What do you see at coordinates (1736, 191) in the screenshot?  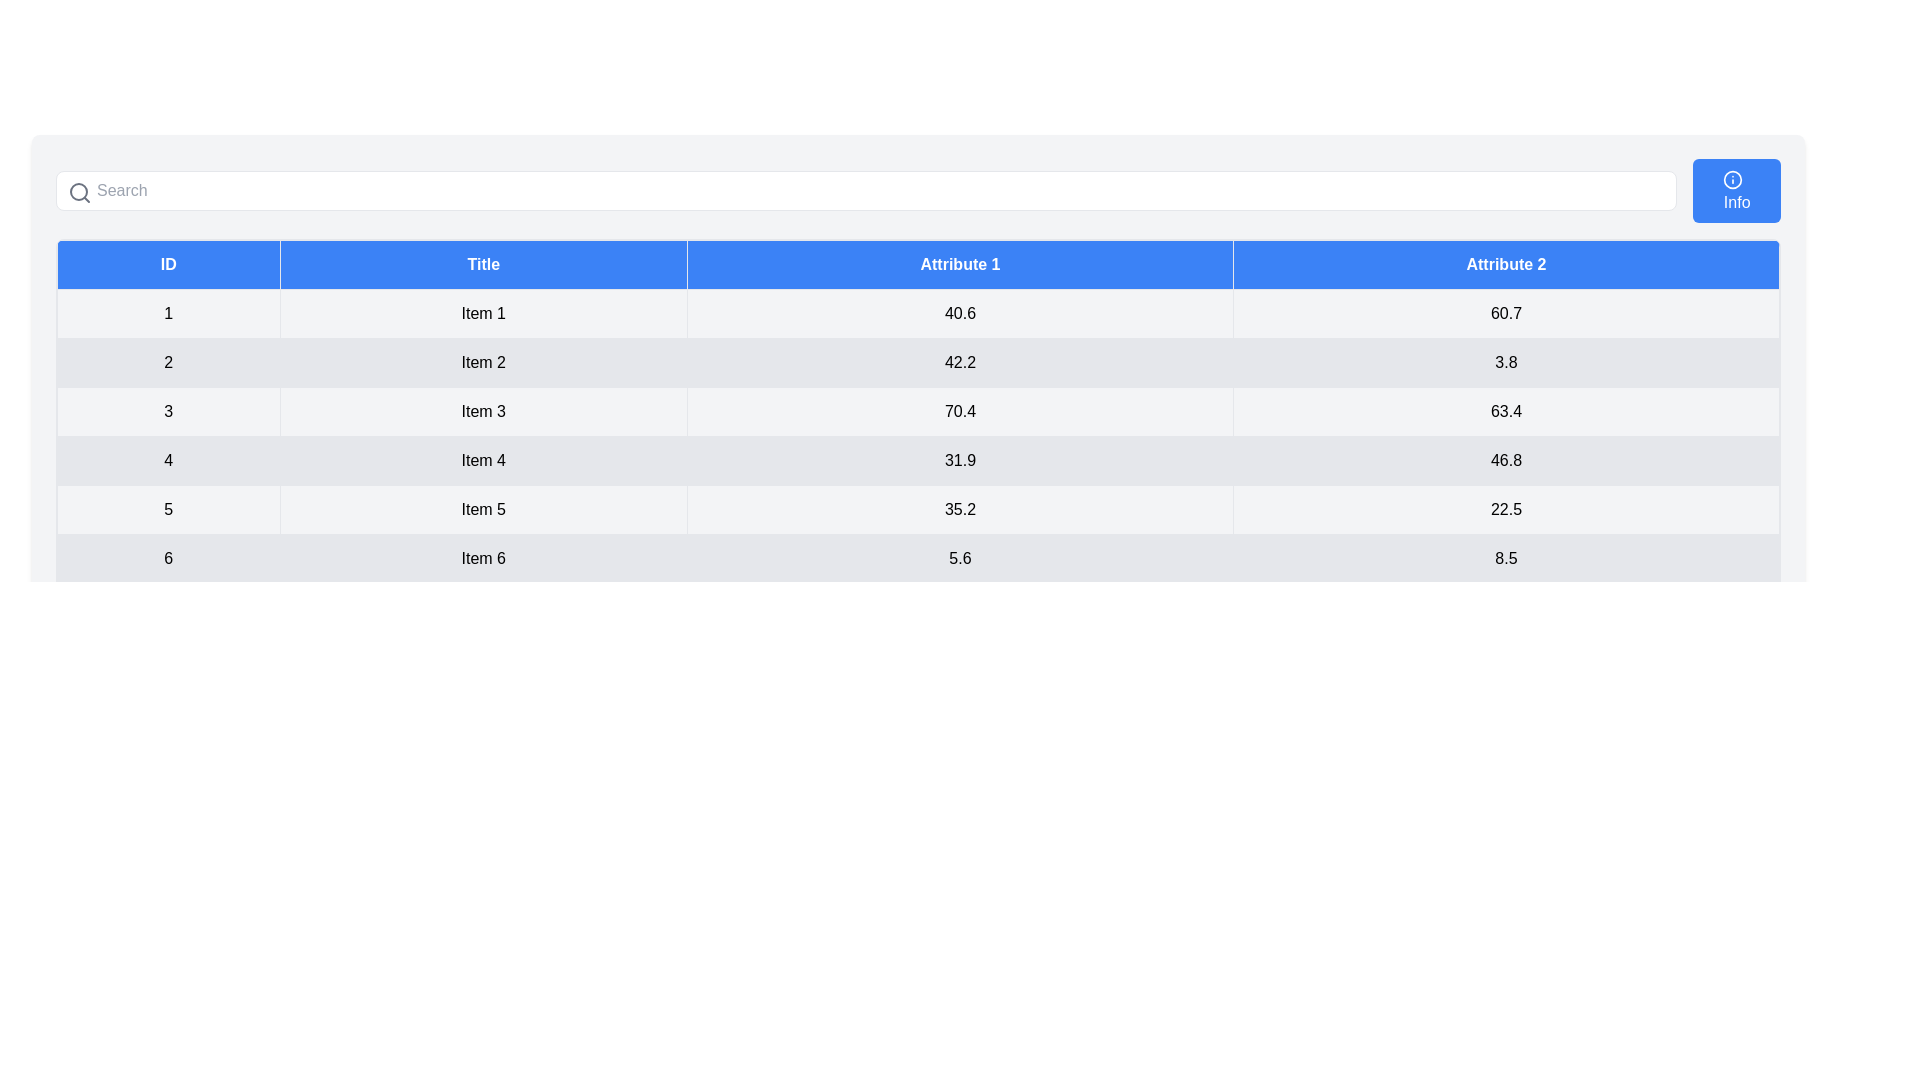 I see `the 'Info' button to view additional information` at bounding box center [1736, 191].